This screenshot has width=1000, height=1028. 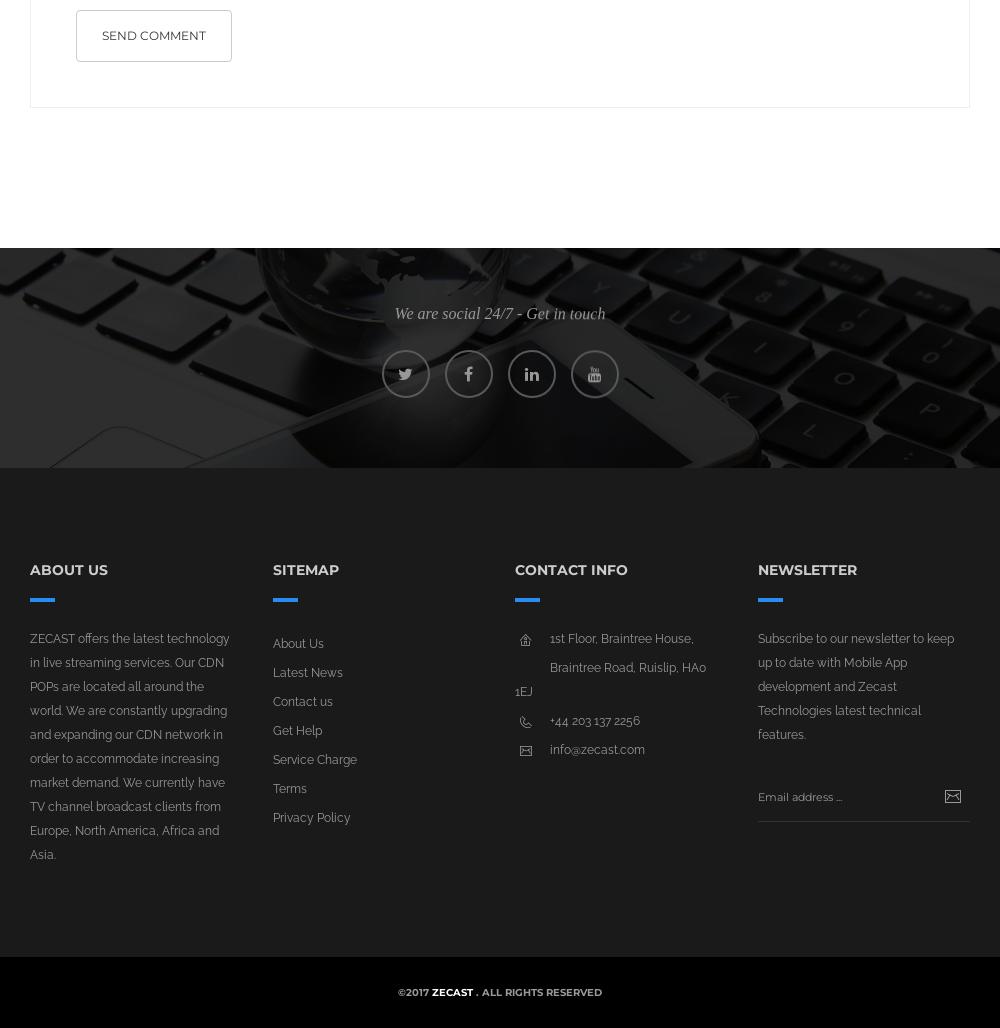 I want to click on 'Sitemap', so click(x=305, y=570).